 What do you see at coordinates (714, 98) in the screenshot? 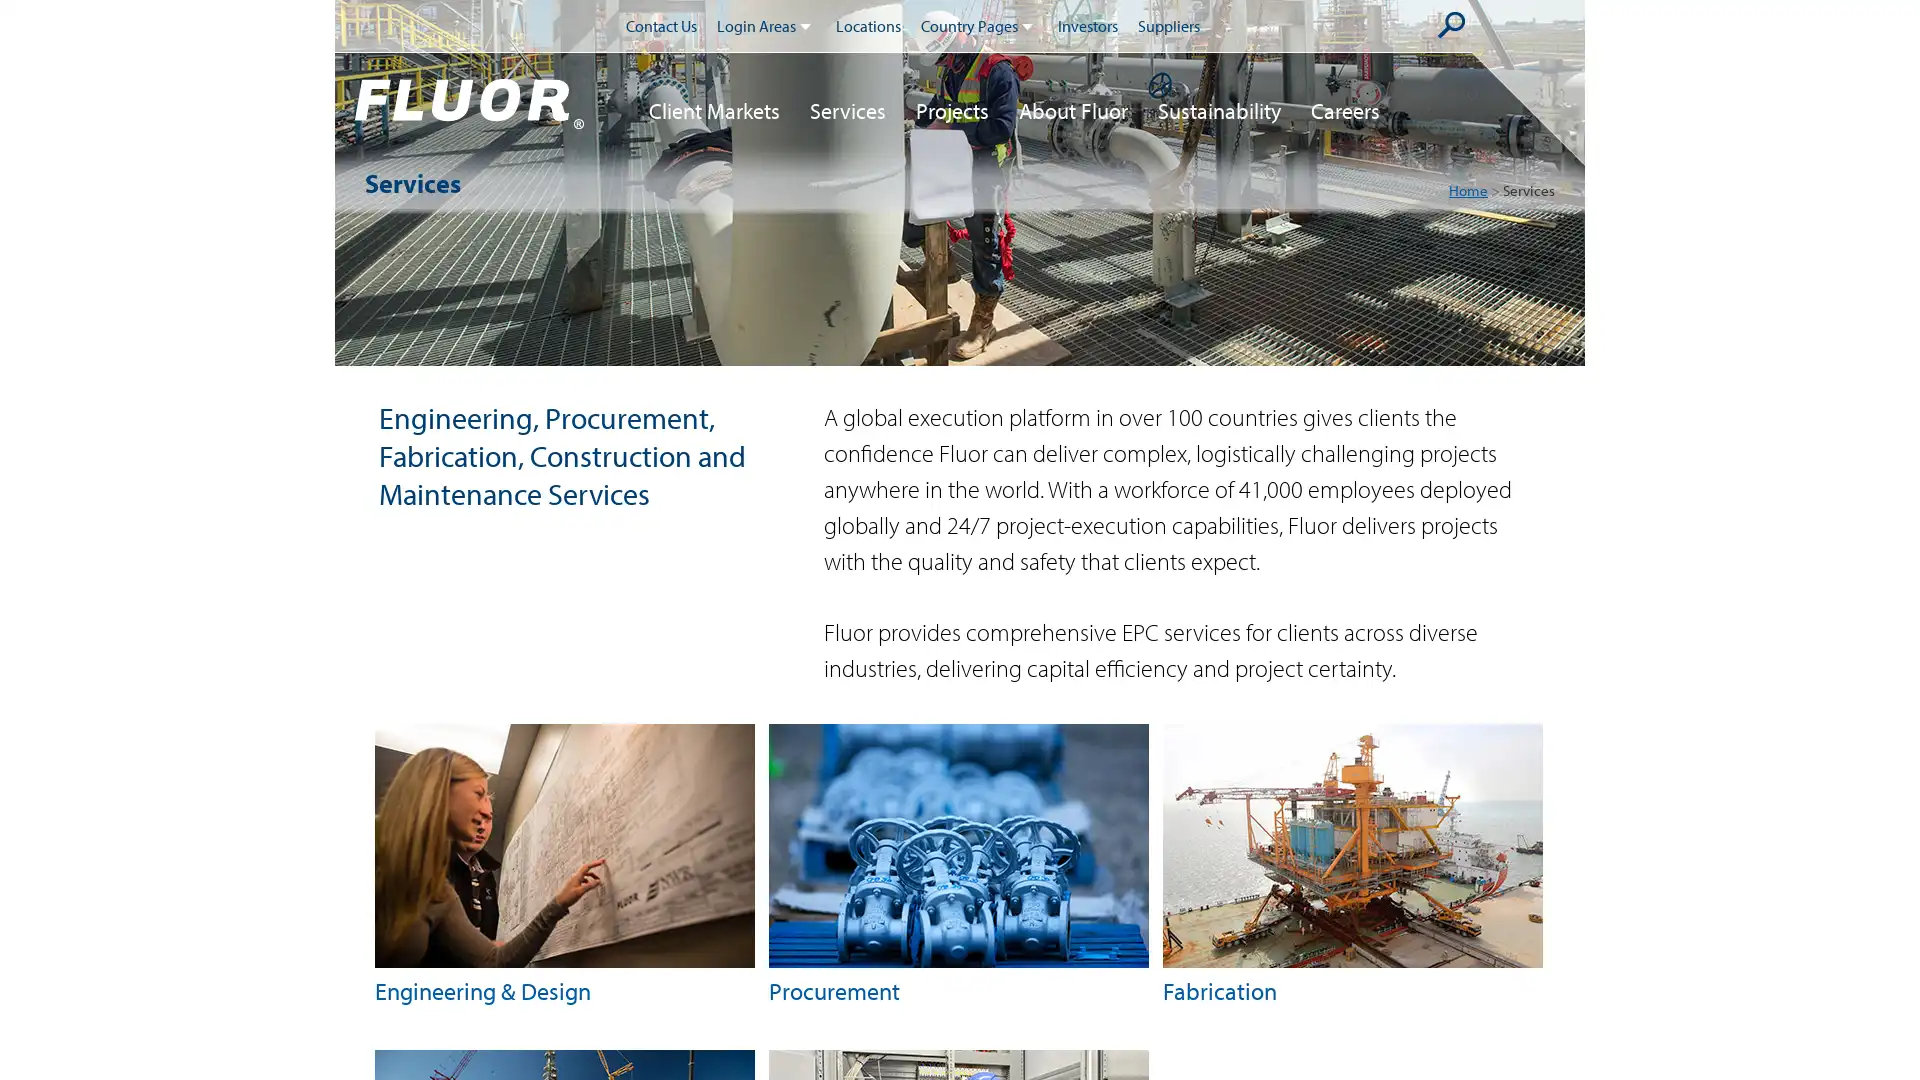
I see `Client Markets` at bounding box center [714, 98].